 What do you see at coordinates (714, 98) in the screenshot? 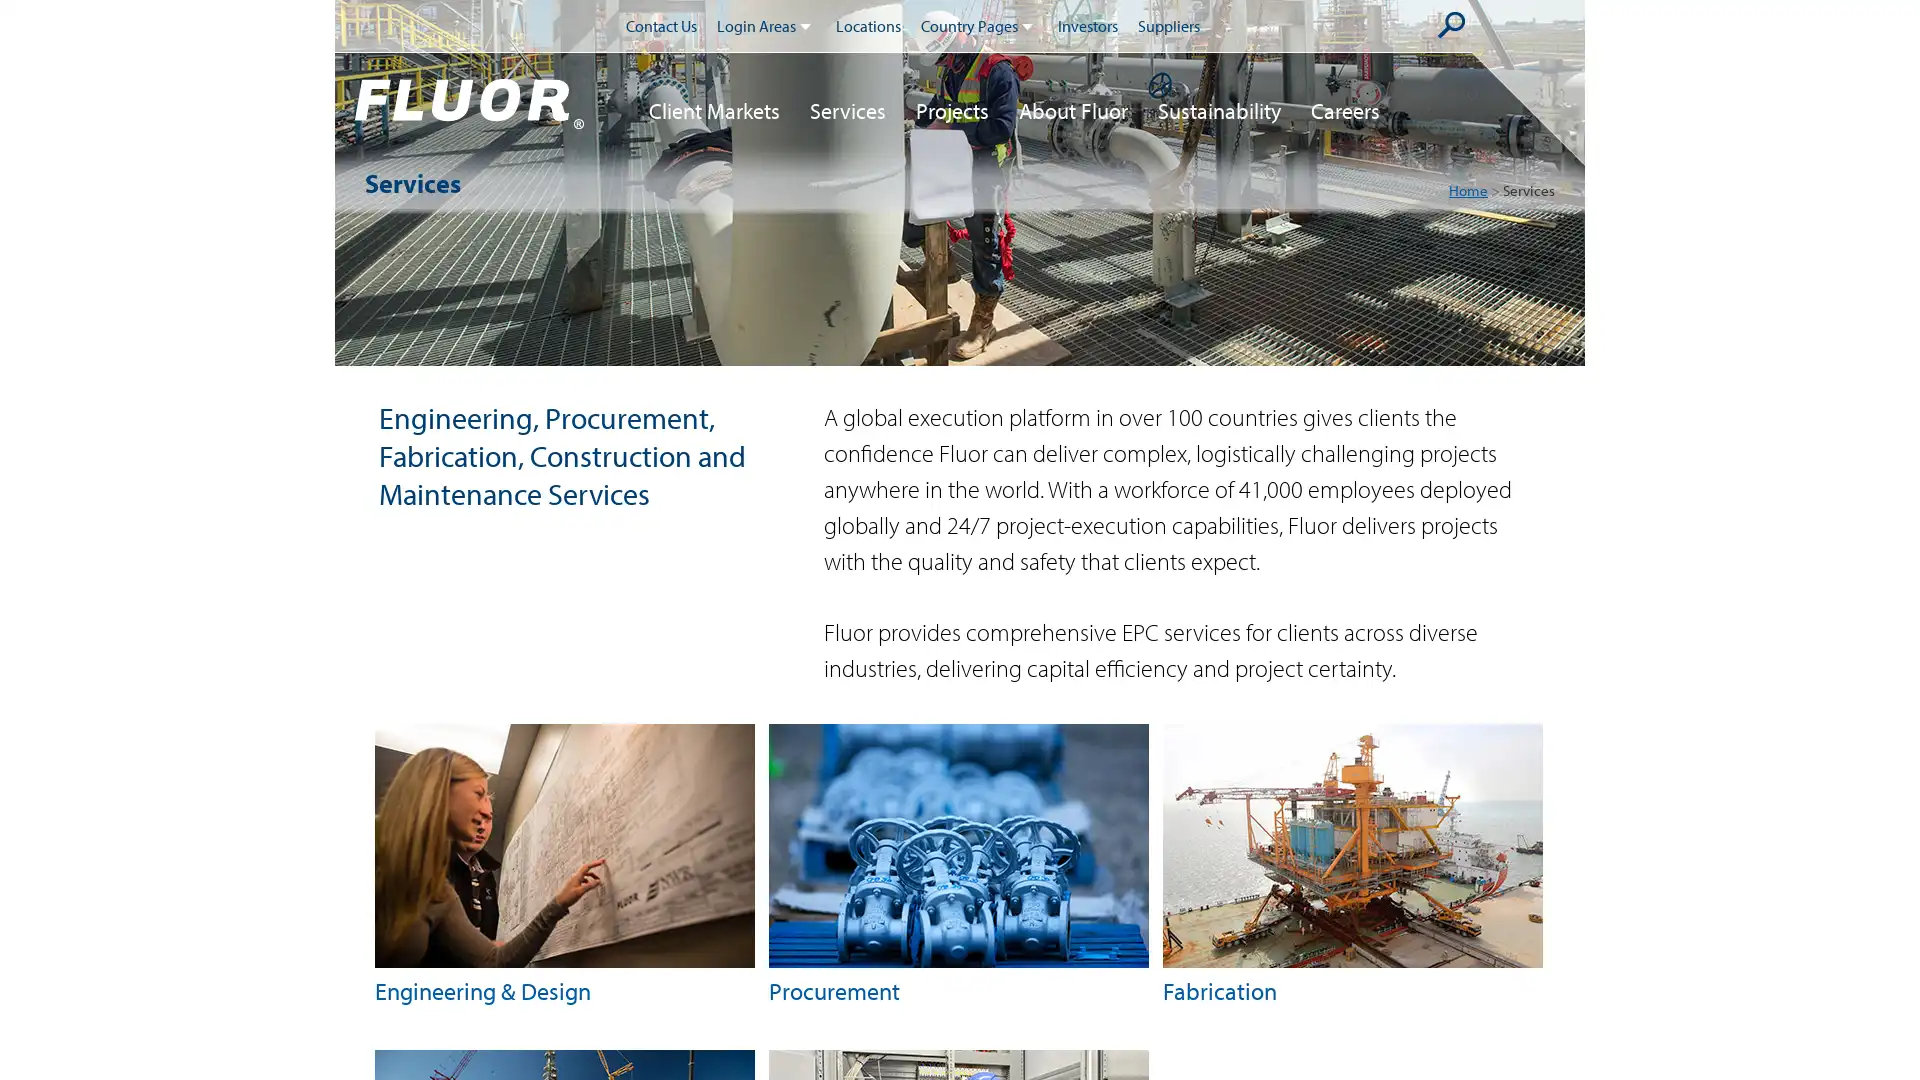
I see `Client Markets` at bounding box center [714, 98].